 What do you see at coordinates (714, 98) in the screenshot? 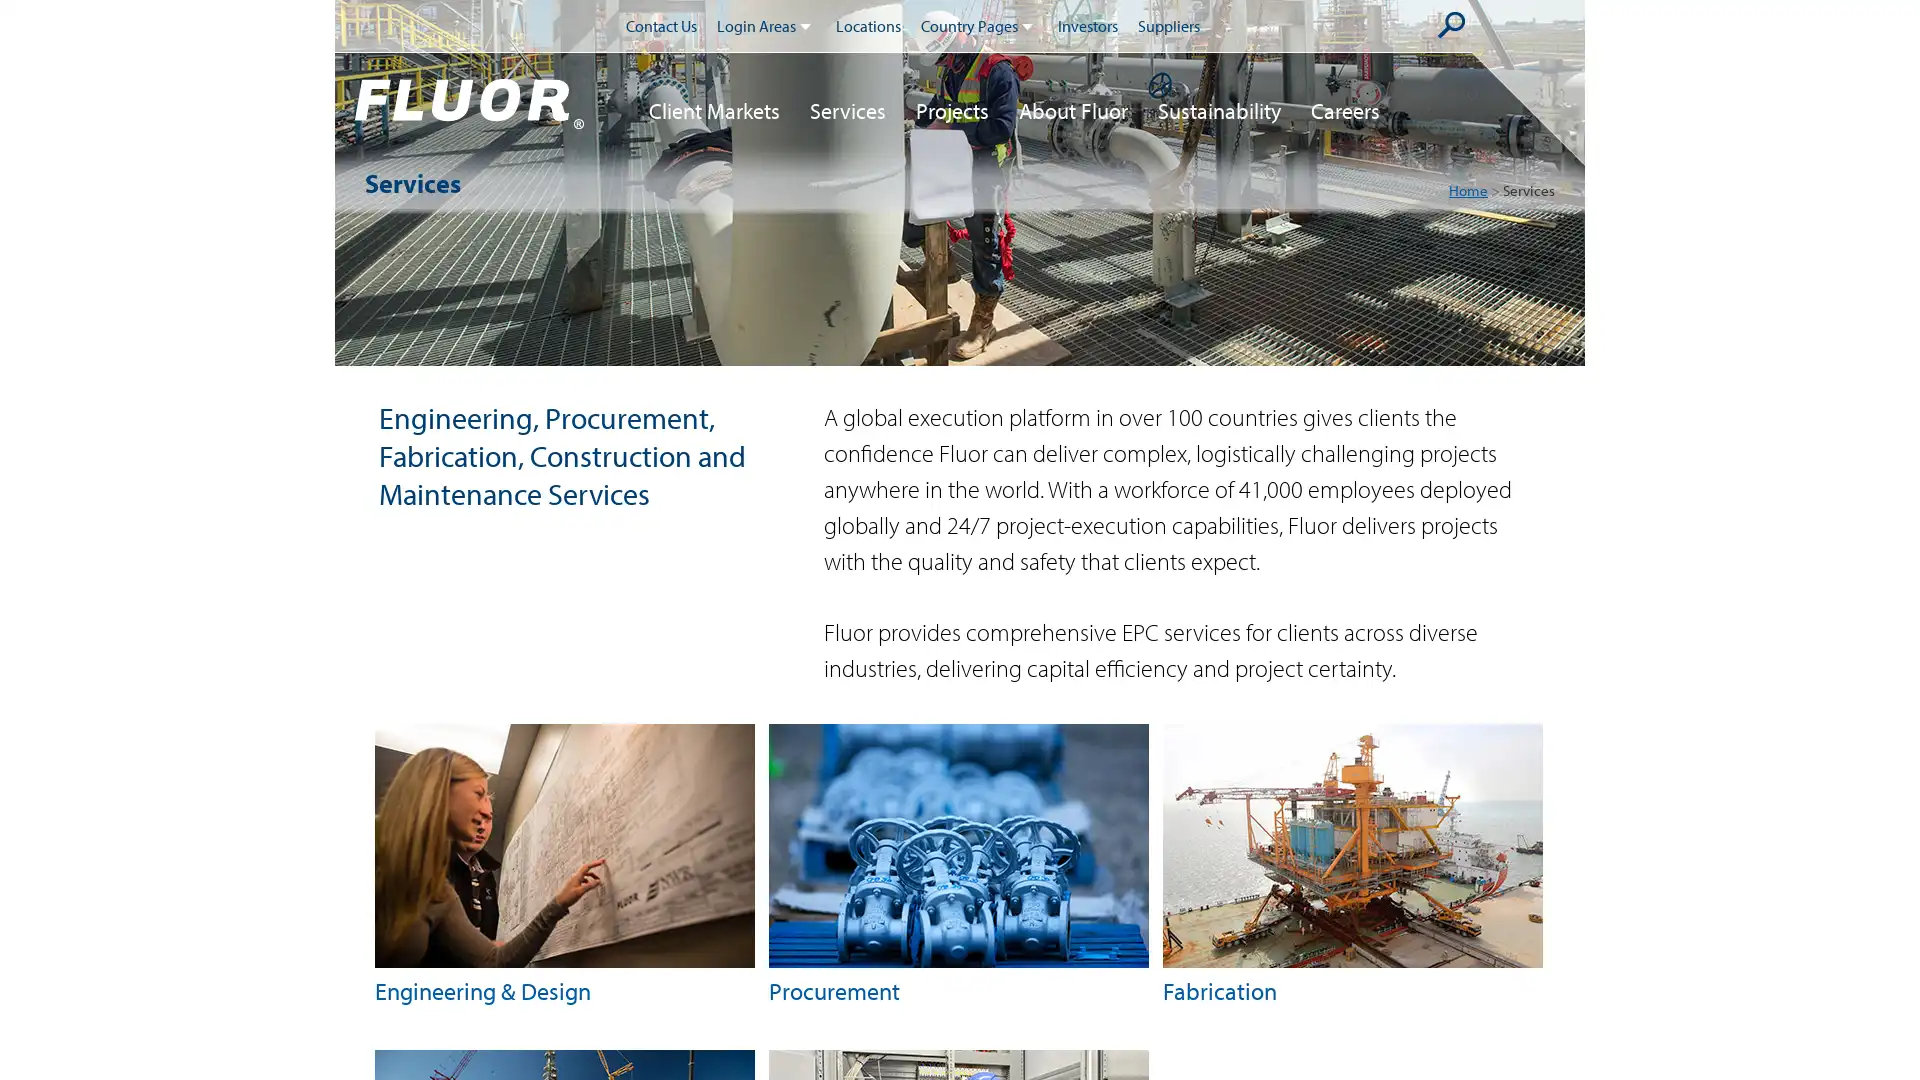
I see `Client Markets` at bounding box center [714, 98].